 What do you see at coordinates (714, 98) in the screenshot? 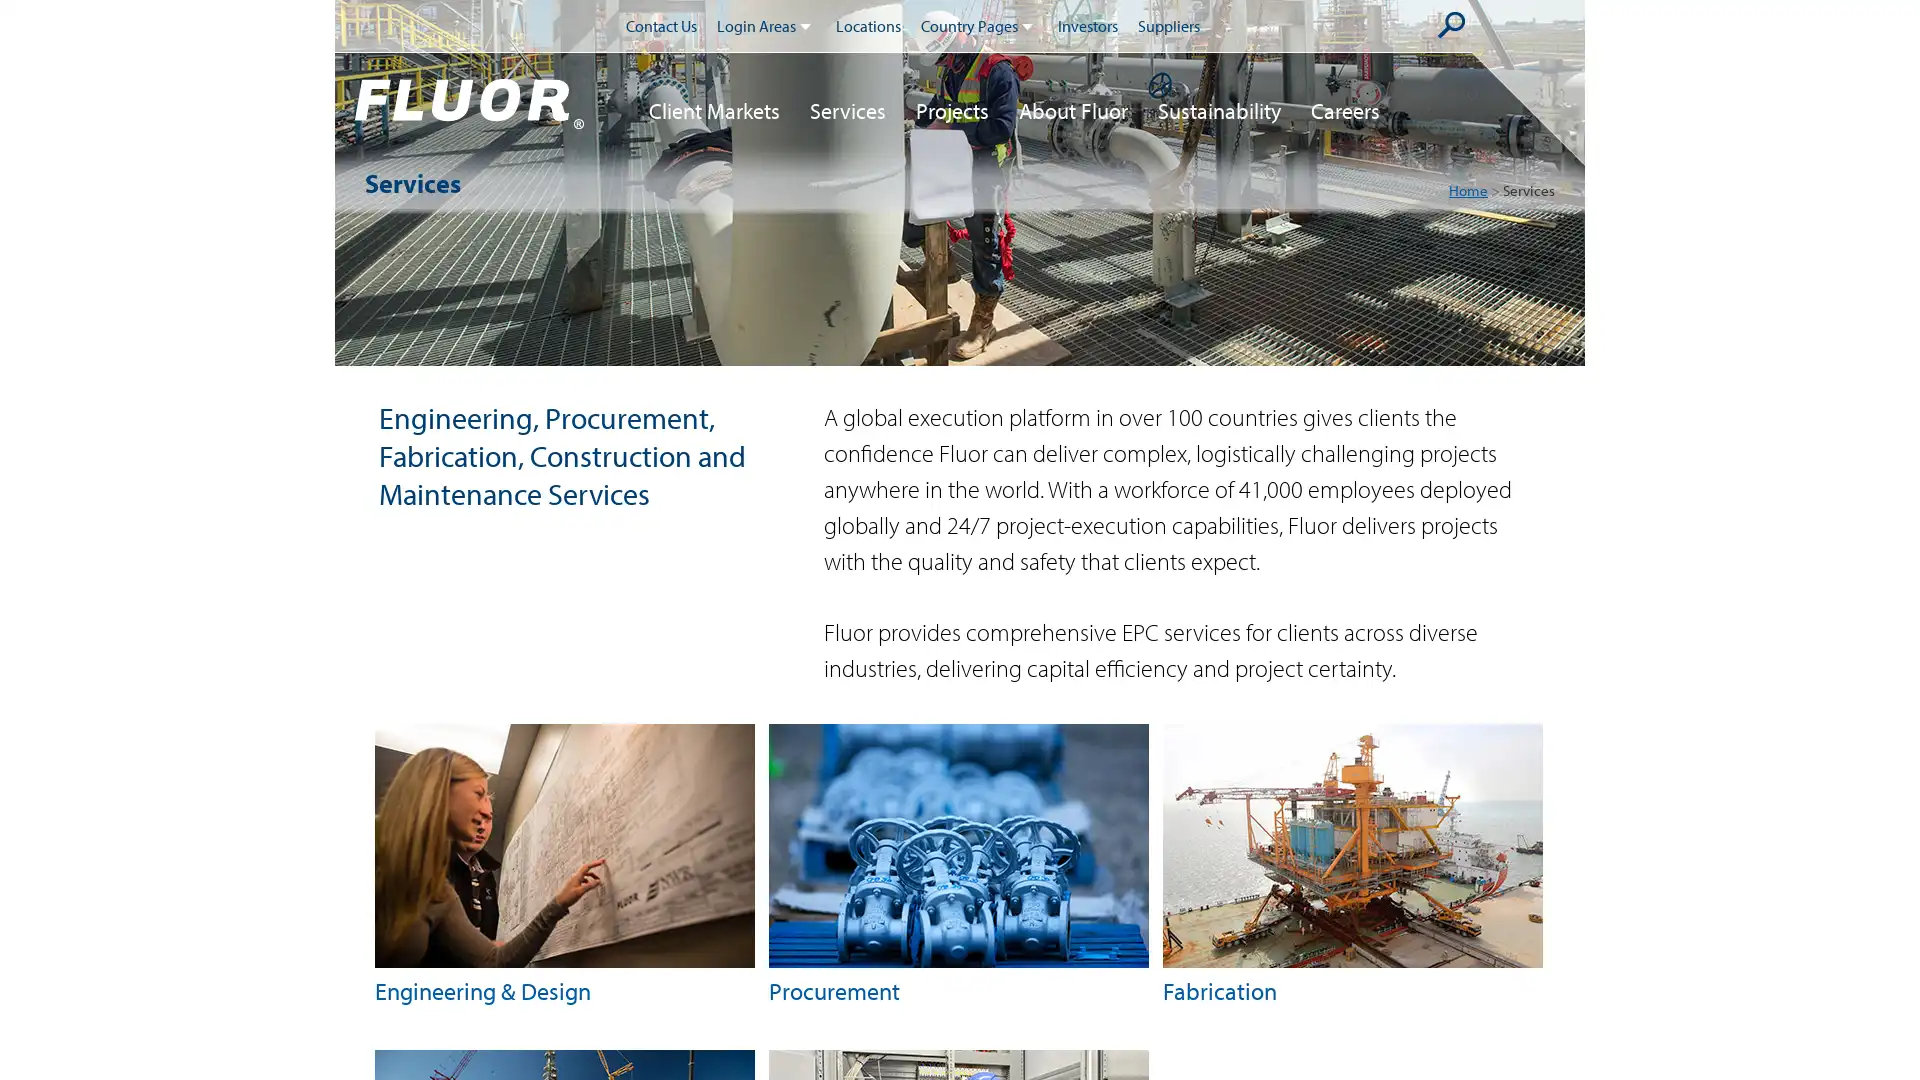
I see `Client Markets` at bounding box center [714, 98].